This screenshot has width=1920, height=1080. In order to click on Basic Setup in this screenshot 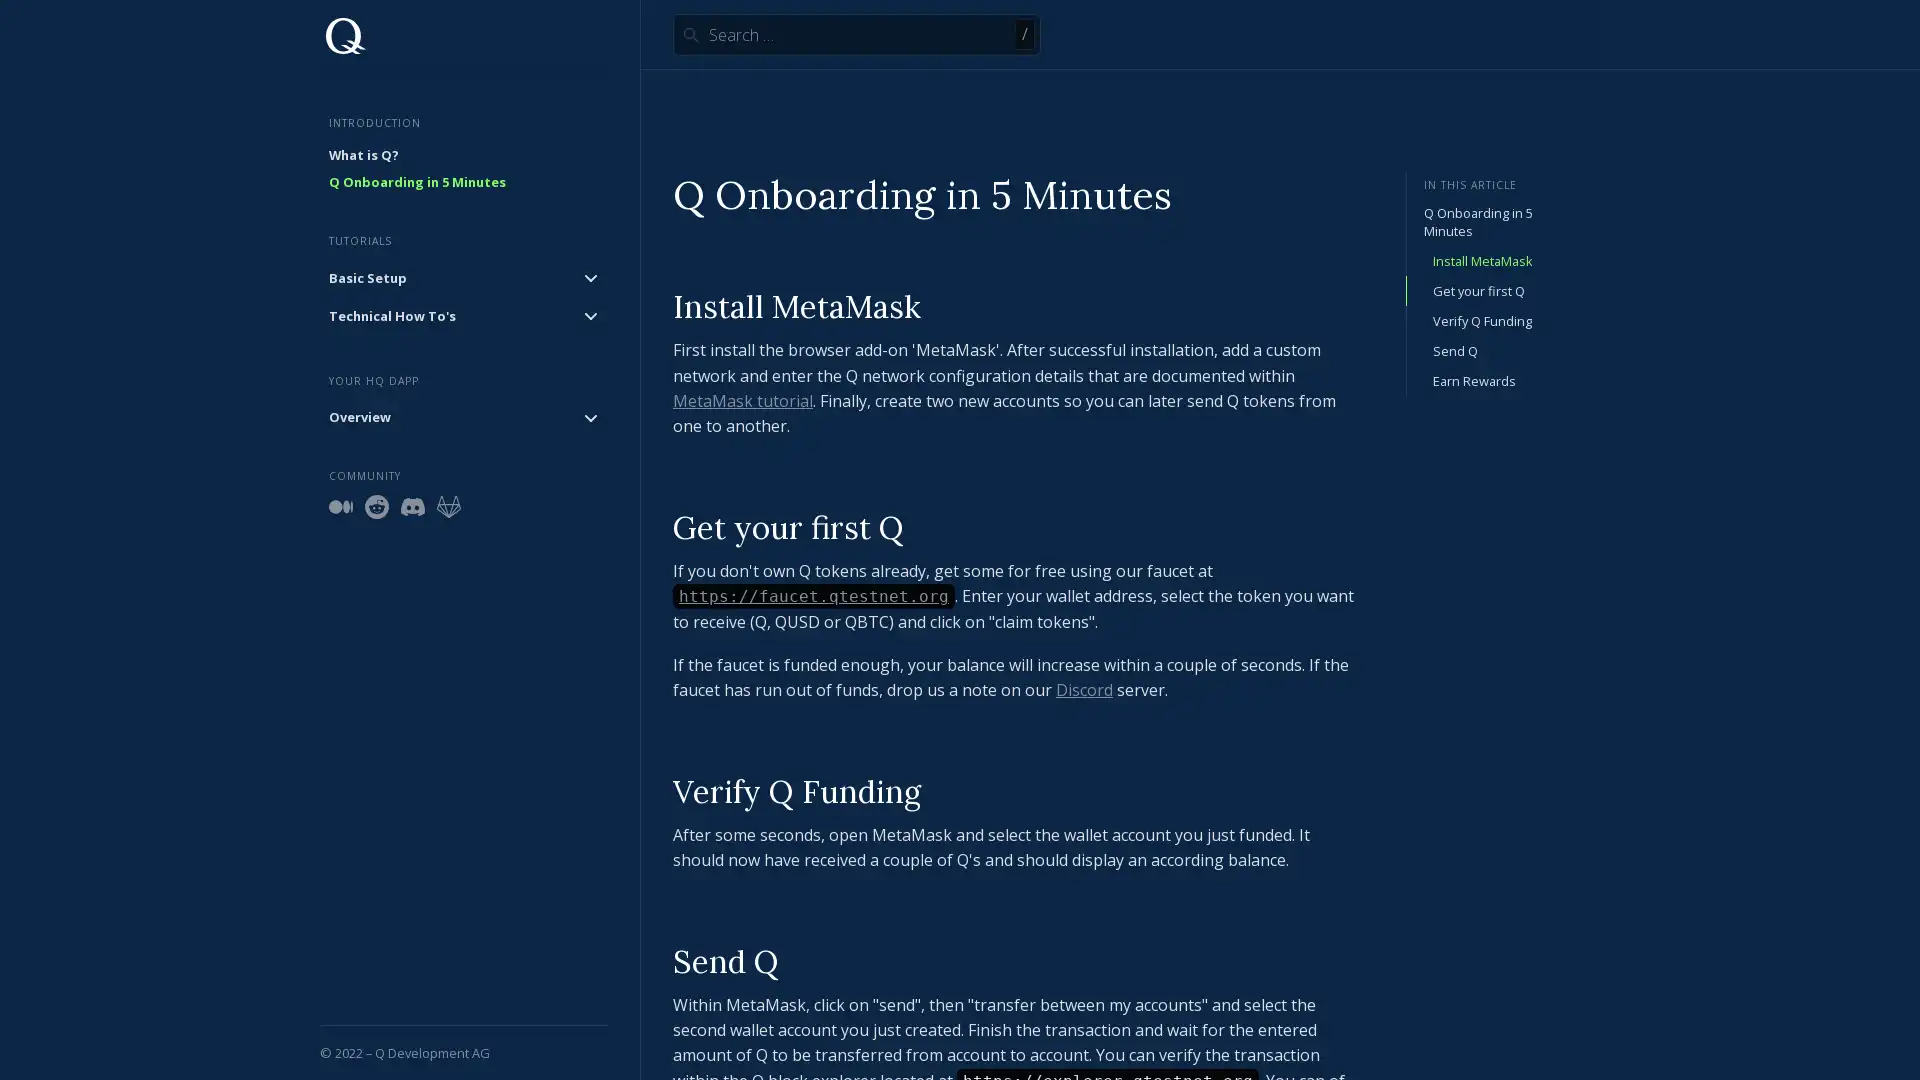, I will do `click(463, 277)`.